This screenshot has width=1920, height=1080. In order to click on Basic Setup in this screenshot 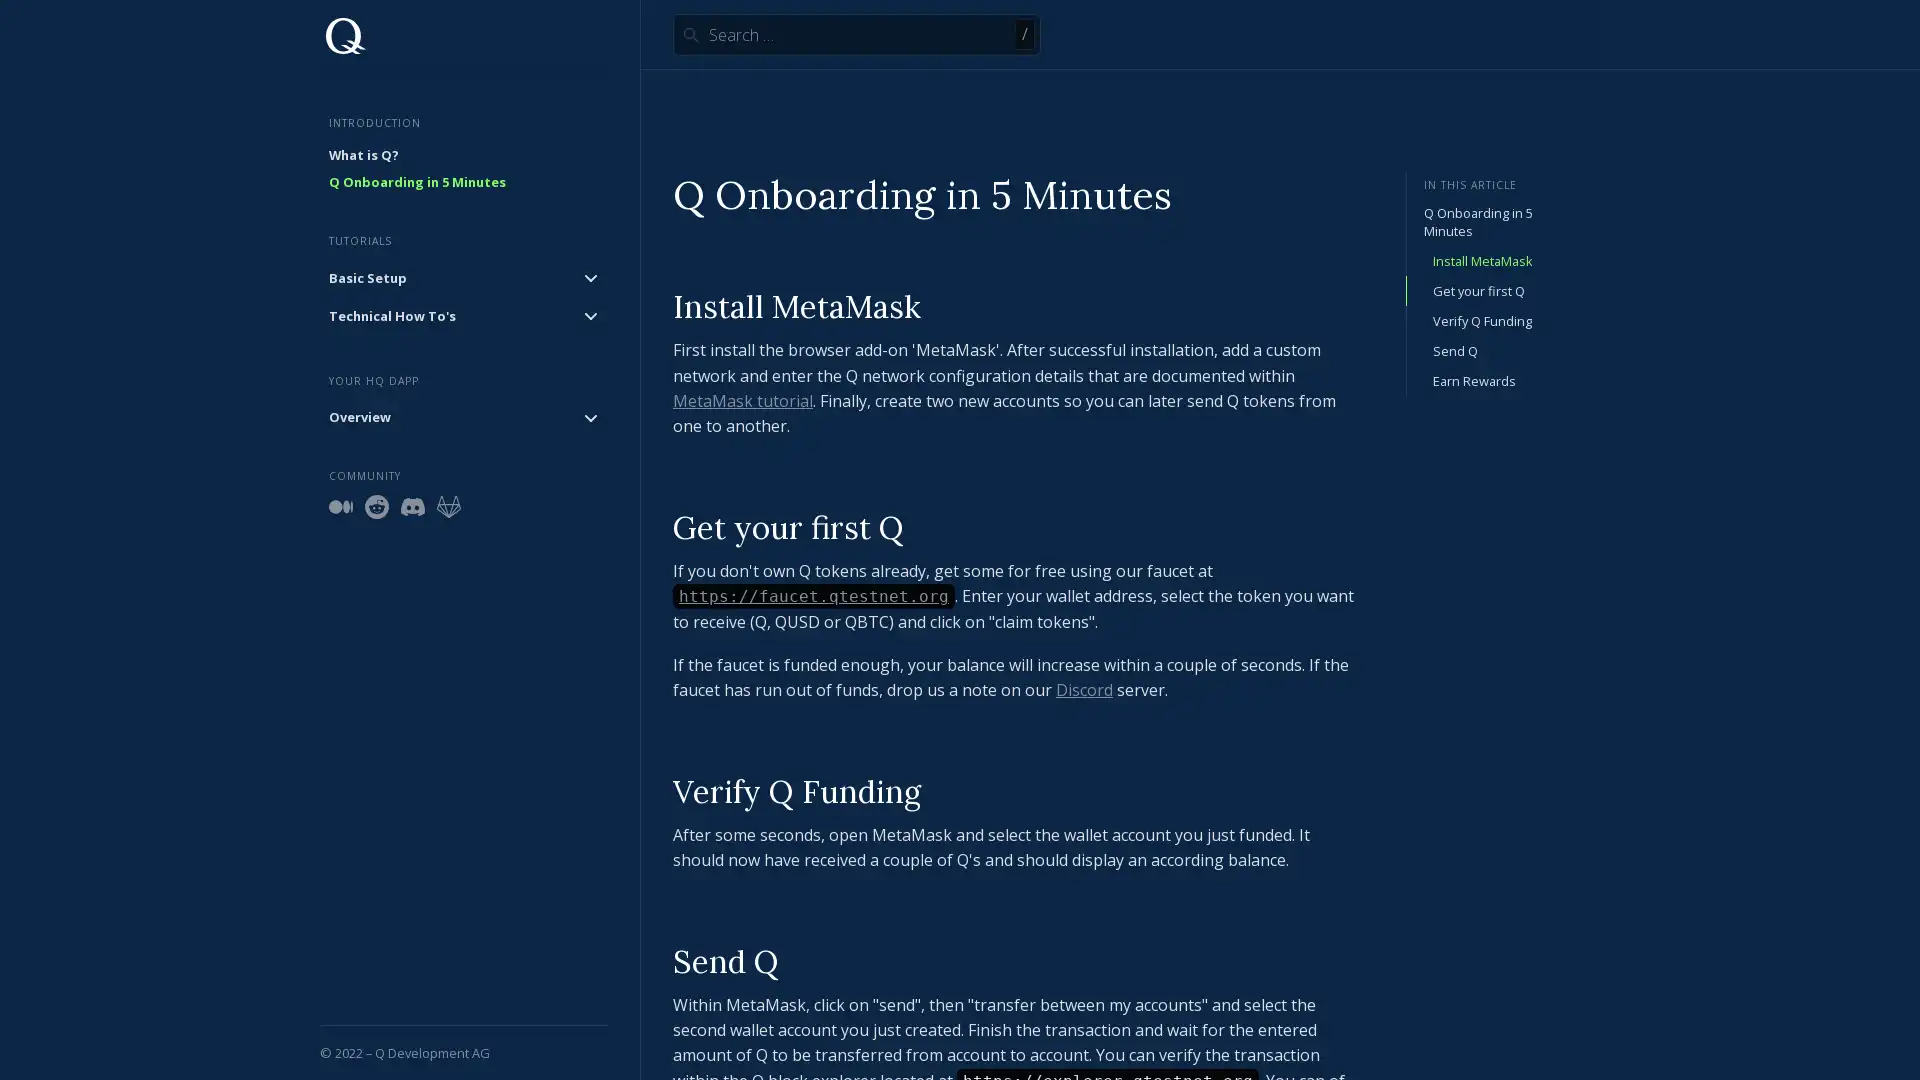, I will do `click(463, 277)`.